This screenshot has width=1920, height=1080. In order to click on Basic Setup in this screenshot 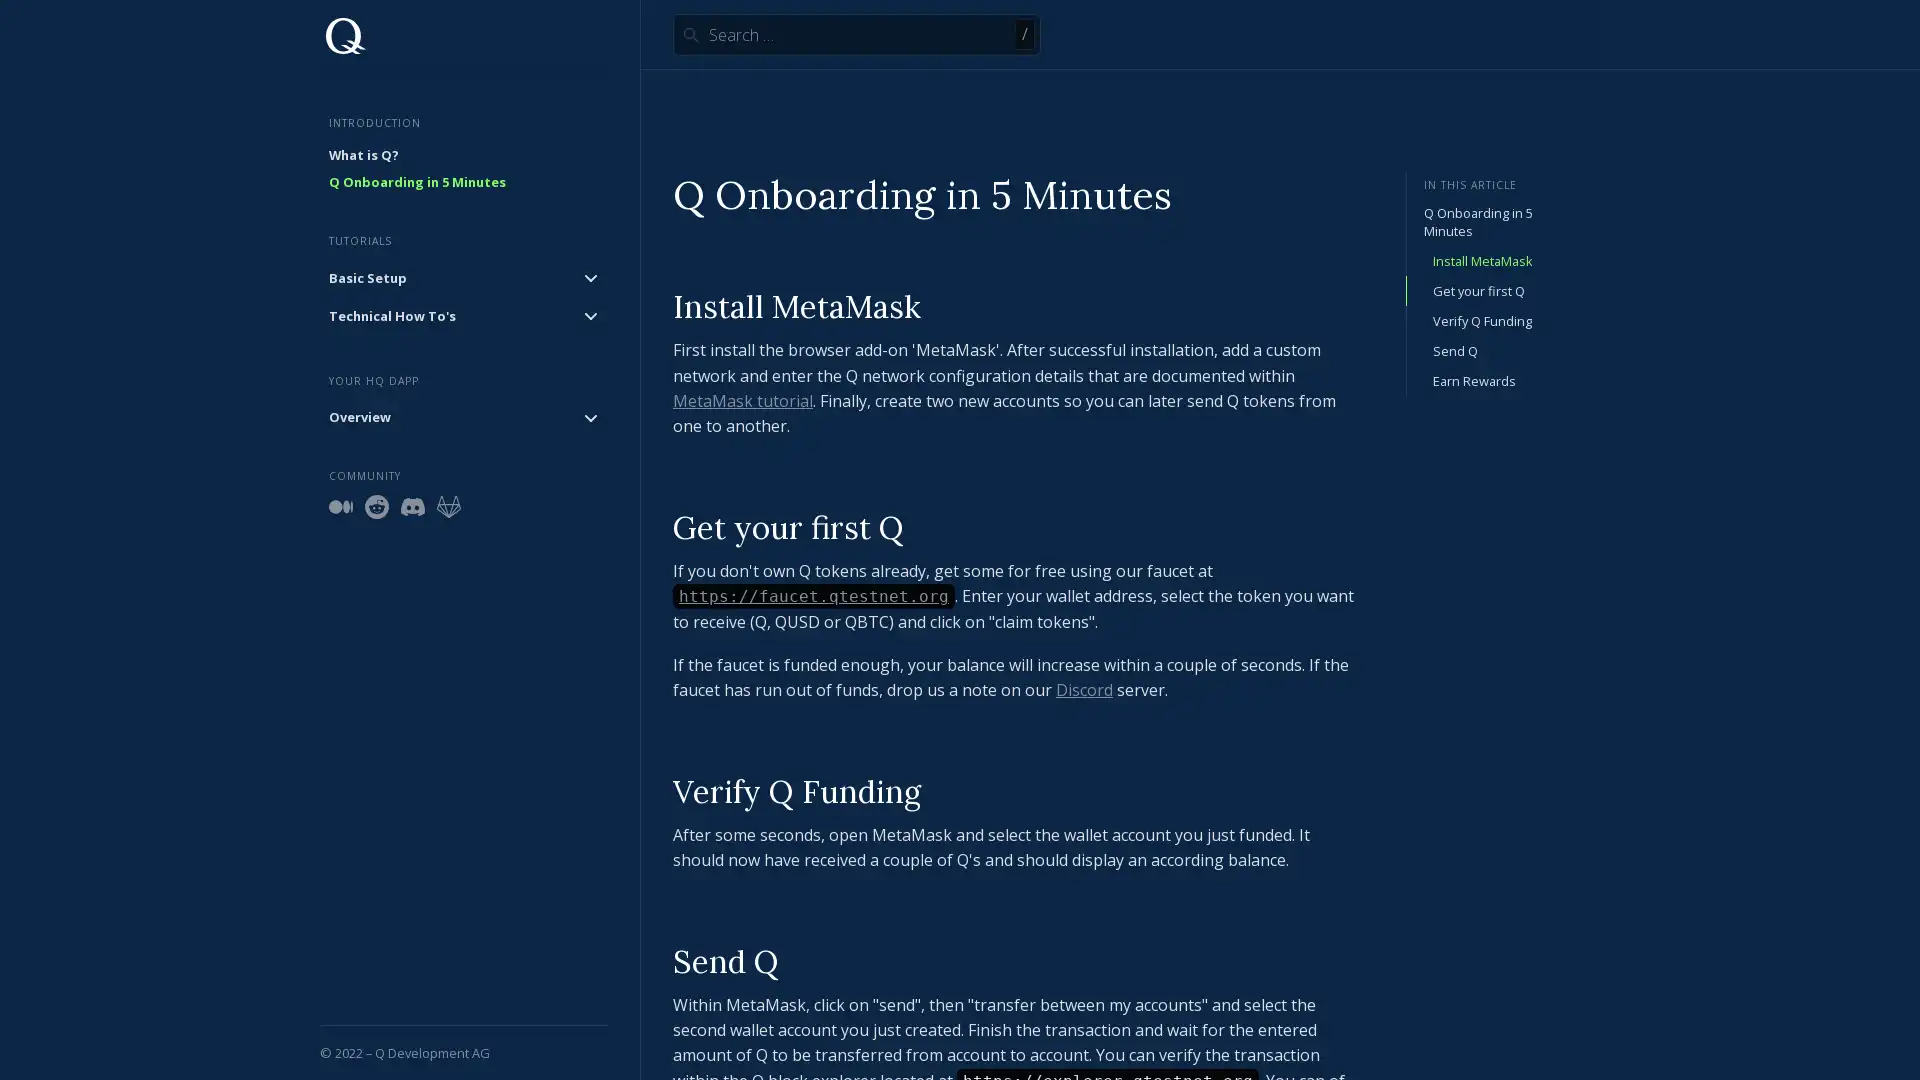, I will do `click(463, 277)`.